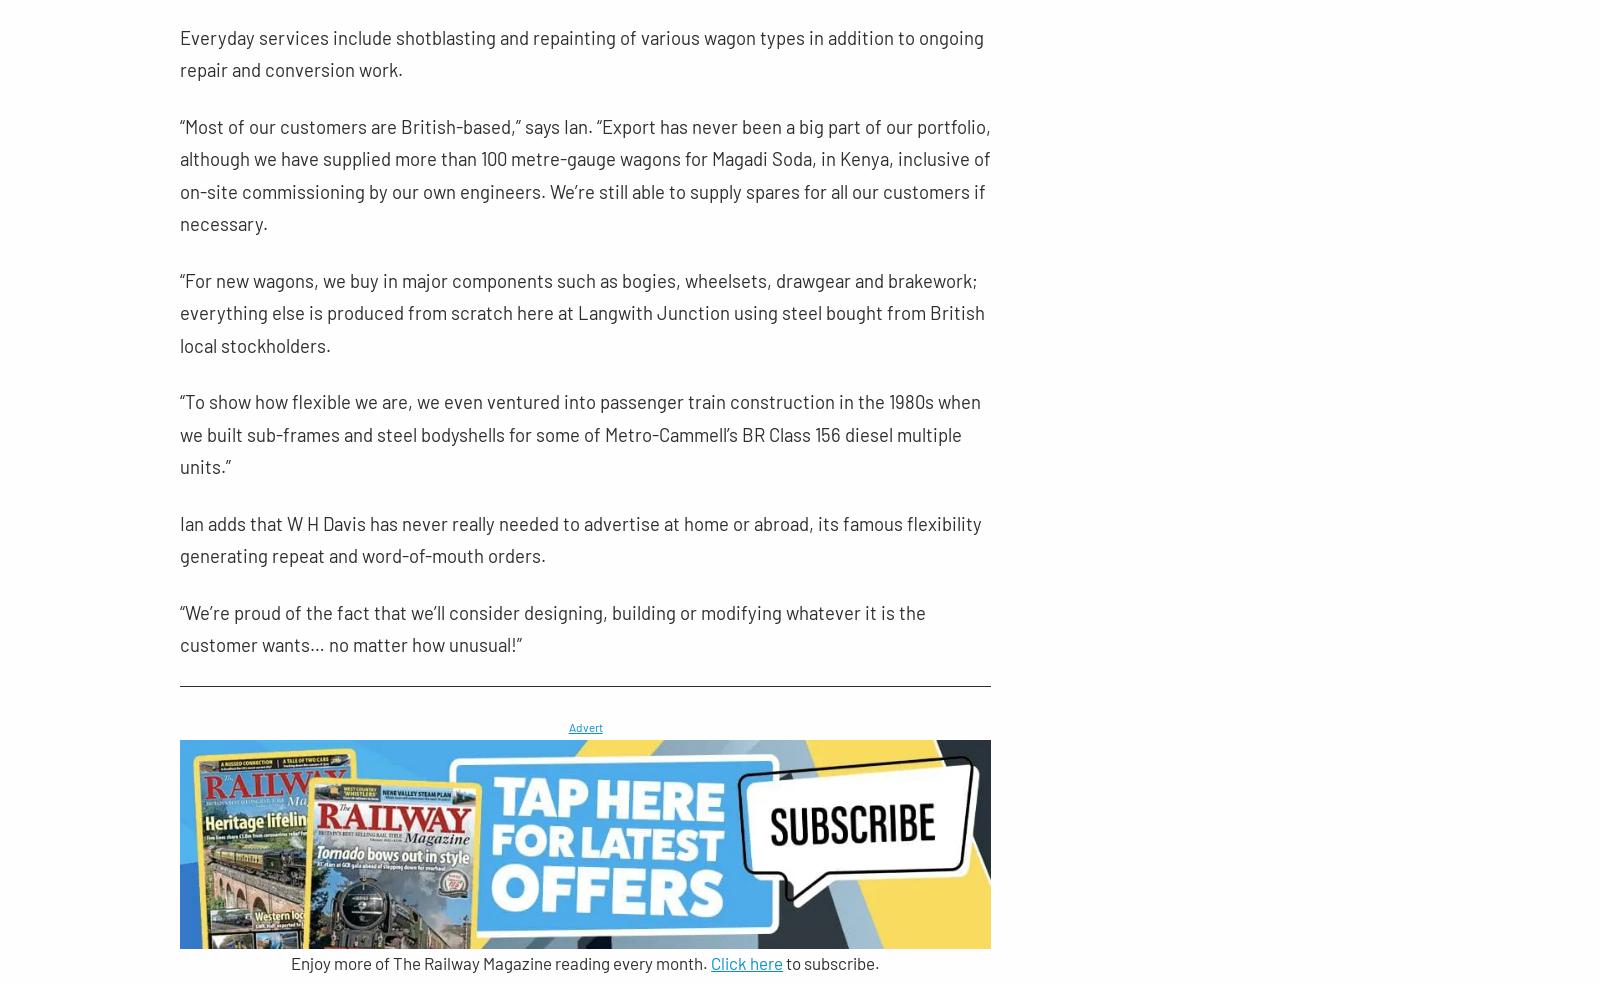 The width and height of the screenshot is (1600, 984). I want to click on 'Everyday services include shotblasting and repainting of various wagon types in addition to ongoing repair and conversion work.', so click(581, 52).